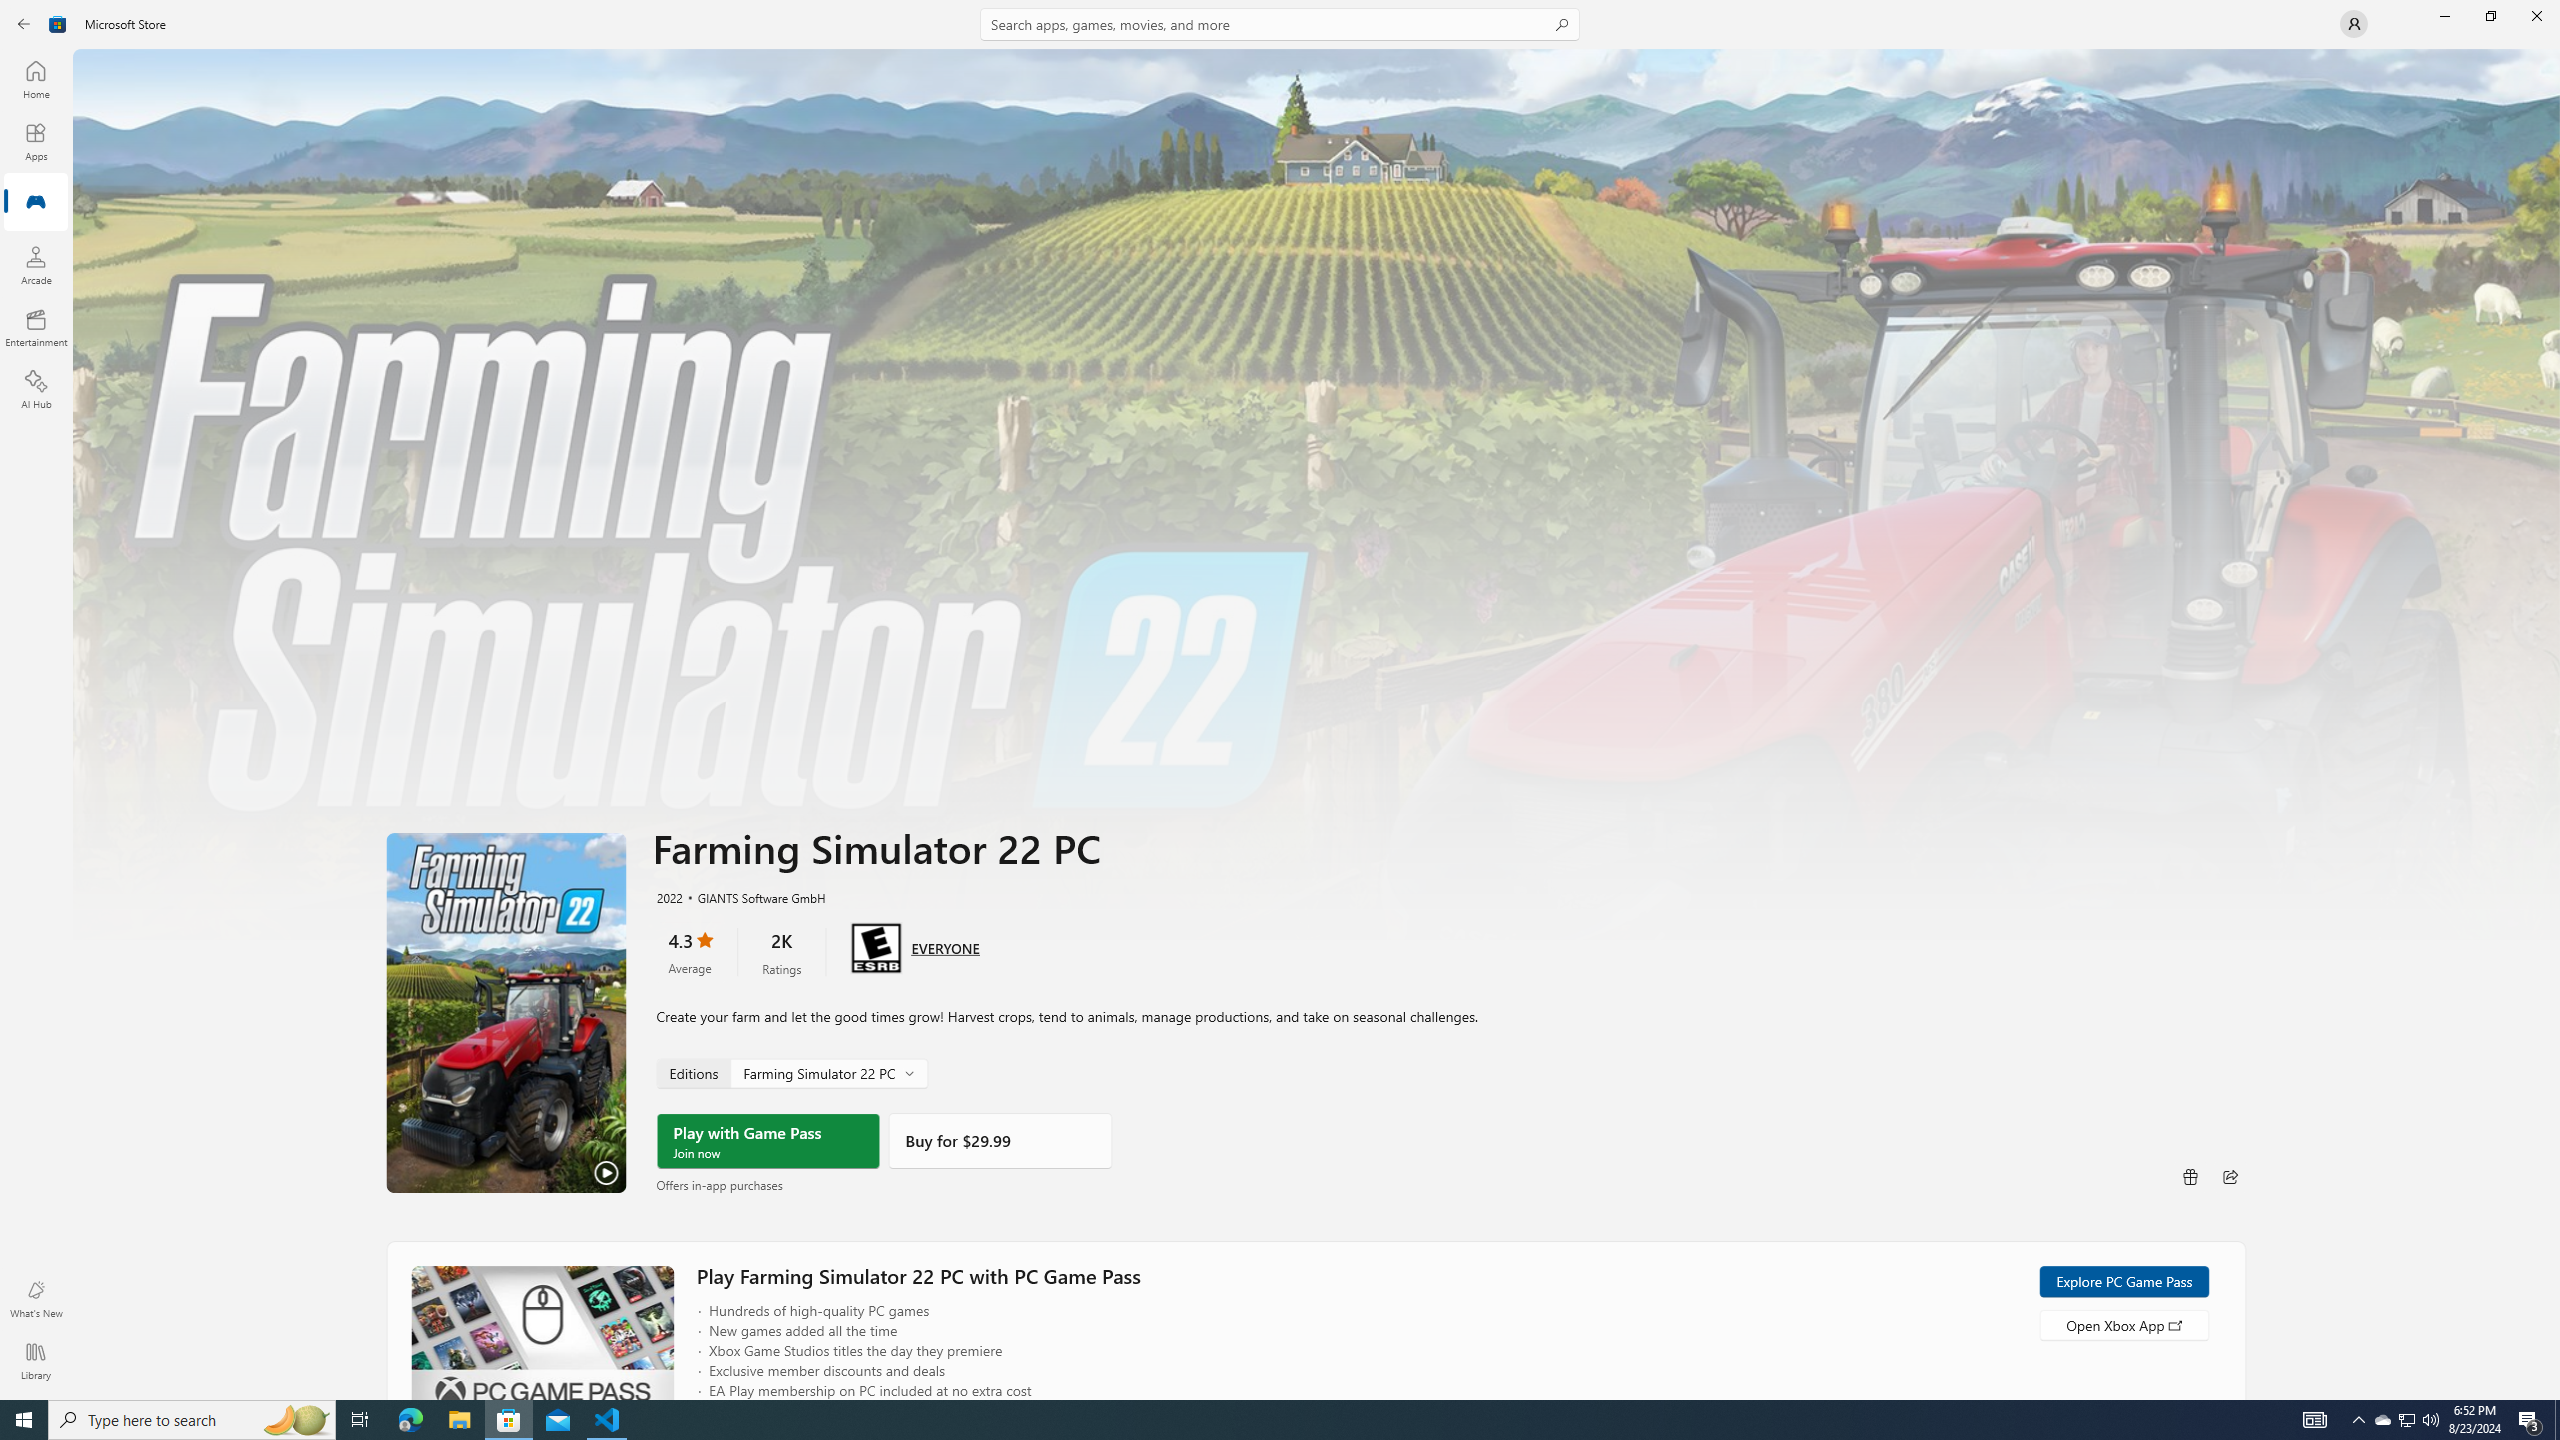 The width and height of the screenshot is (2560, 1440). I want to click on 'Buy as gift', so click(2189, 1175).